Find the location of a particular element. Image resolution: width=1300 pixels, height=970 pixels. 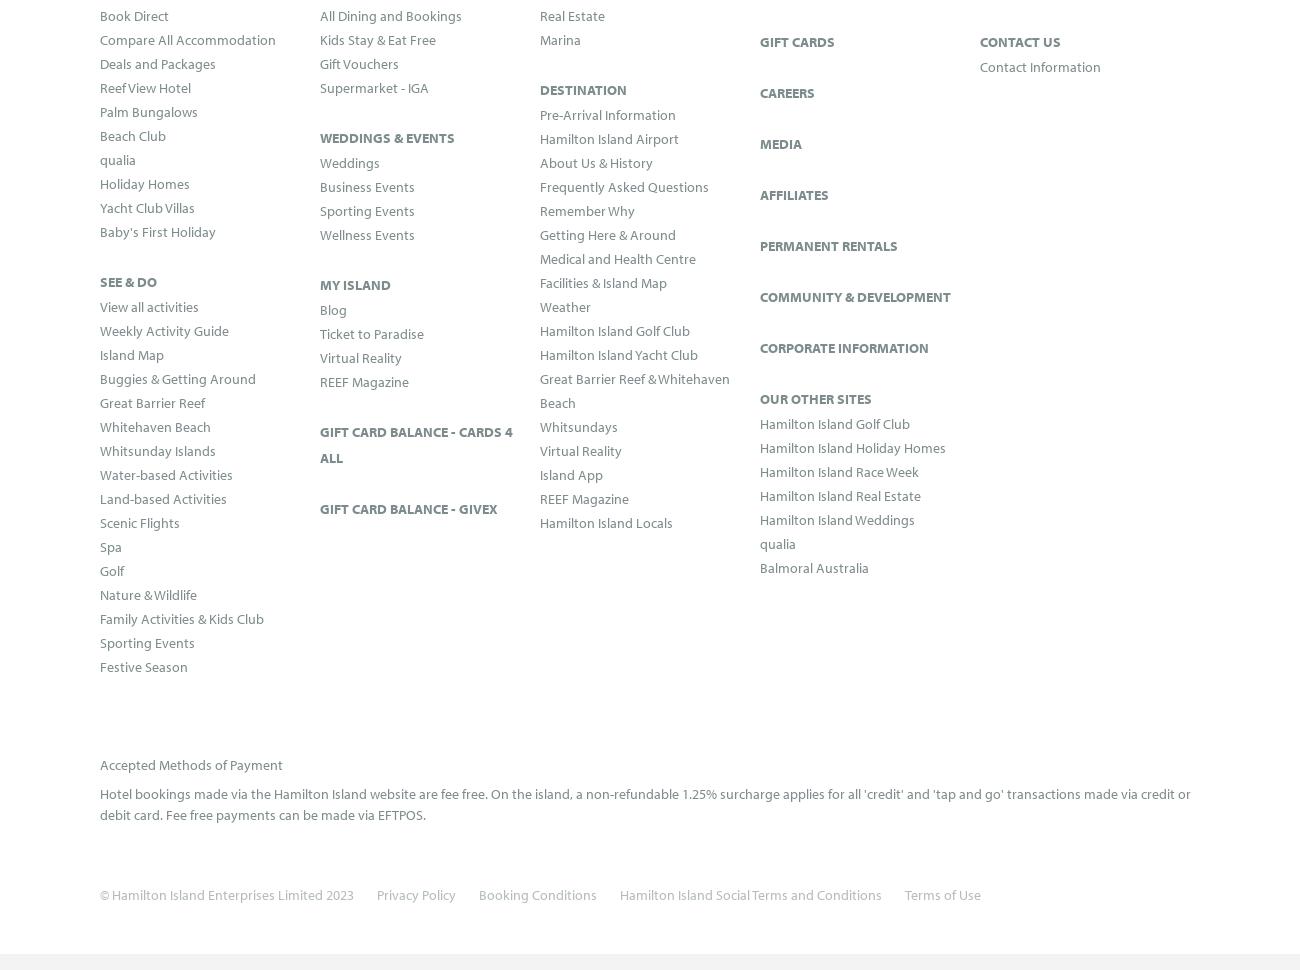

'Corporate Information' is located at coordinates (844, 345).